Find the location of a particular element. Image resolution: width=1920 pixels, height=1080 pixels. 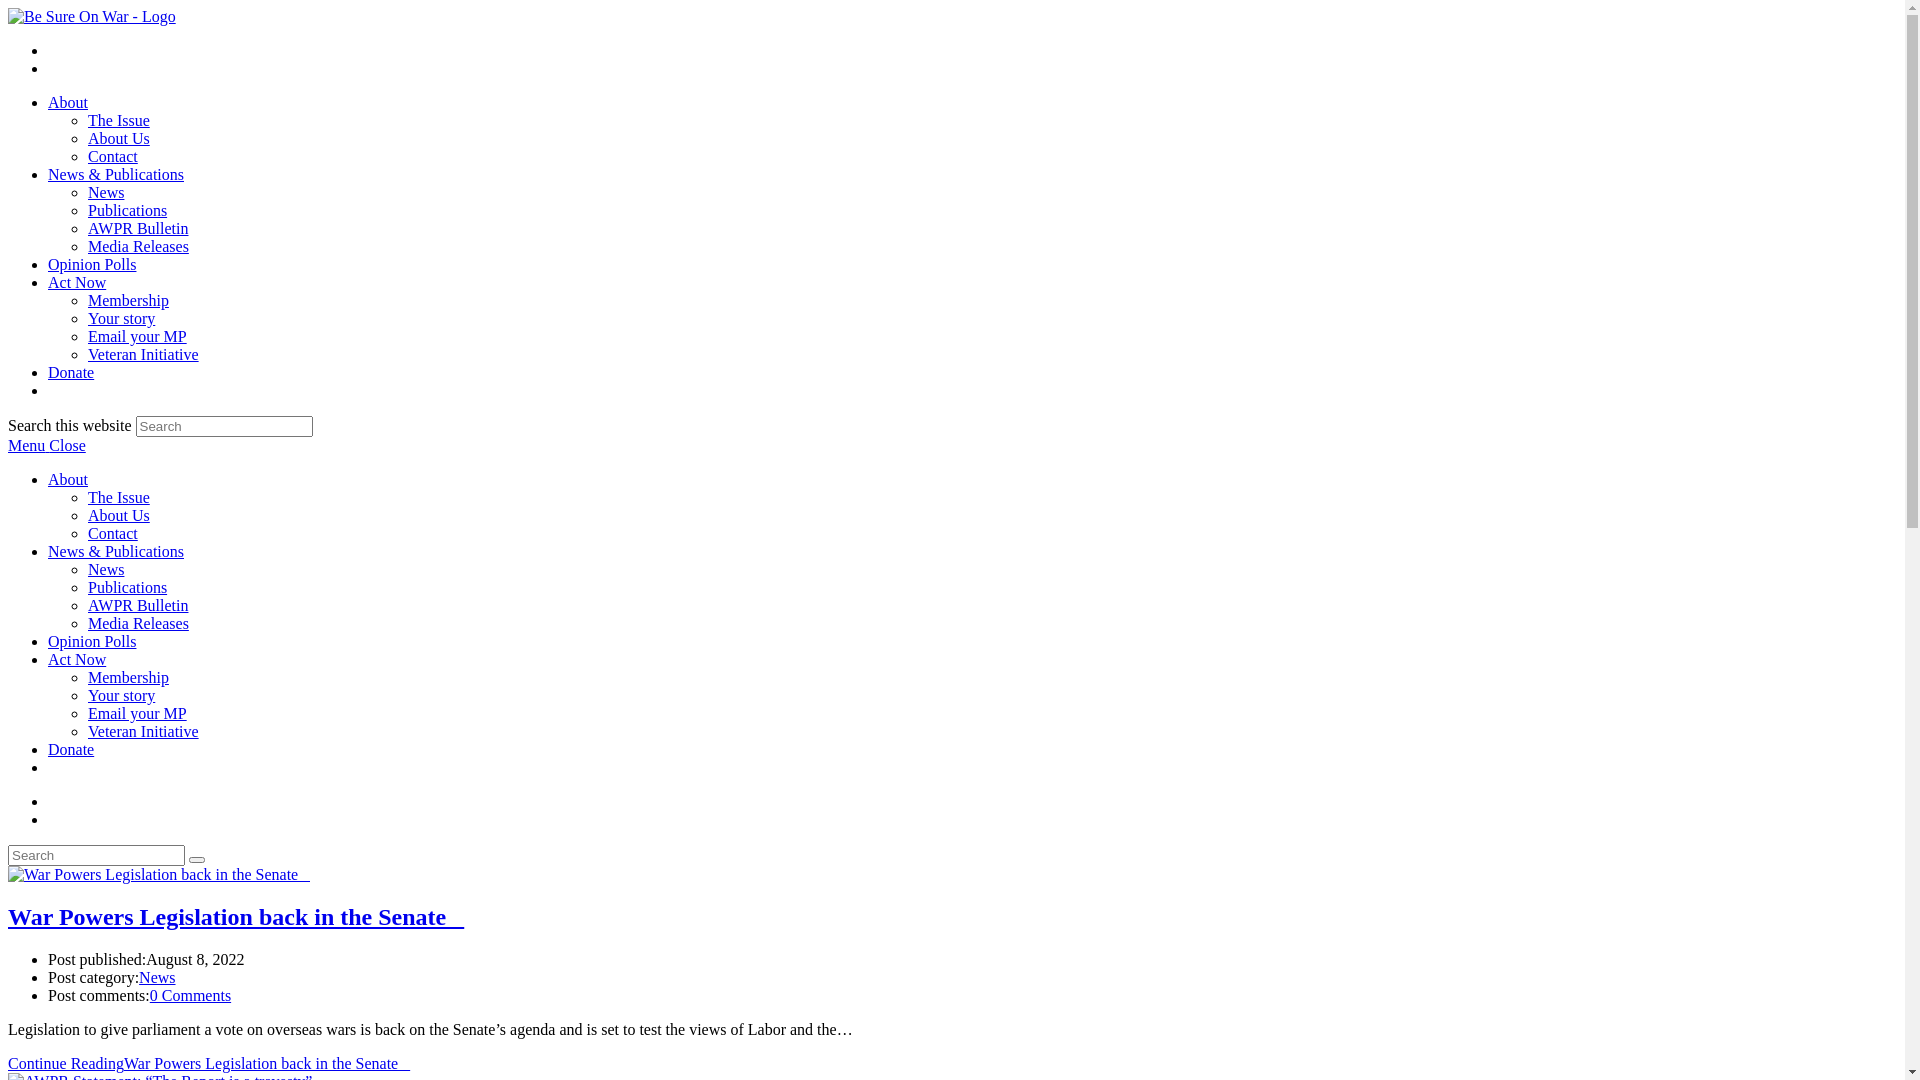

'The Issue' is located at coordinates (118, 496).